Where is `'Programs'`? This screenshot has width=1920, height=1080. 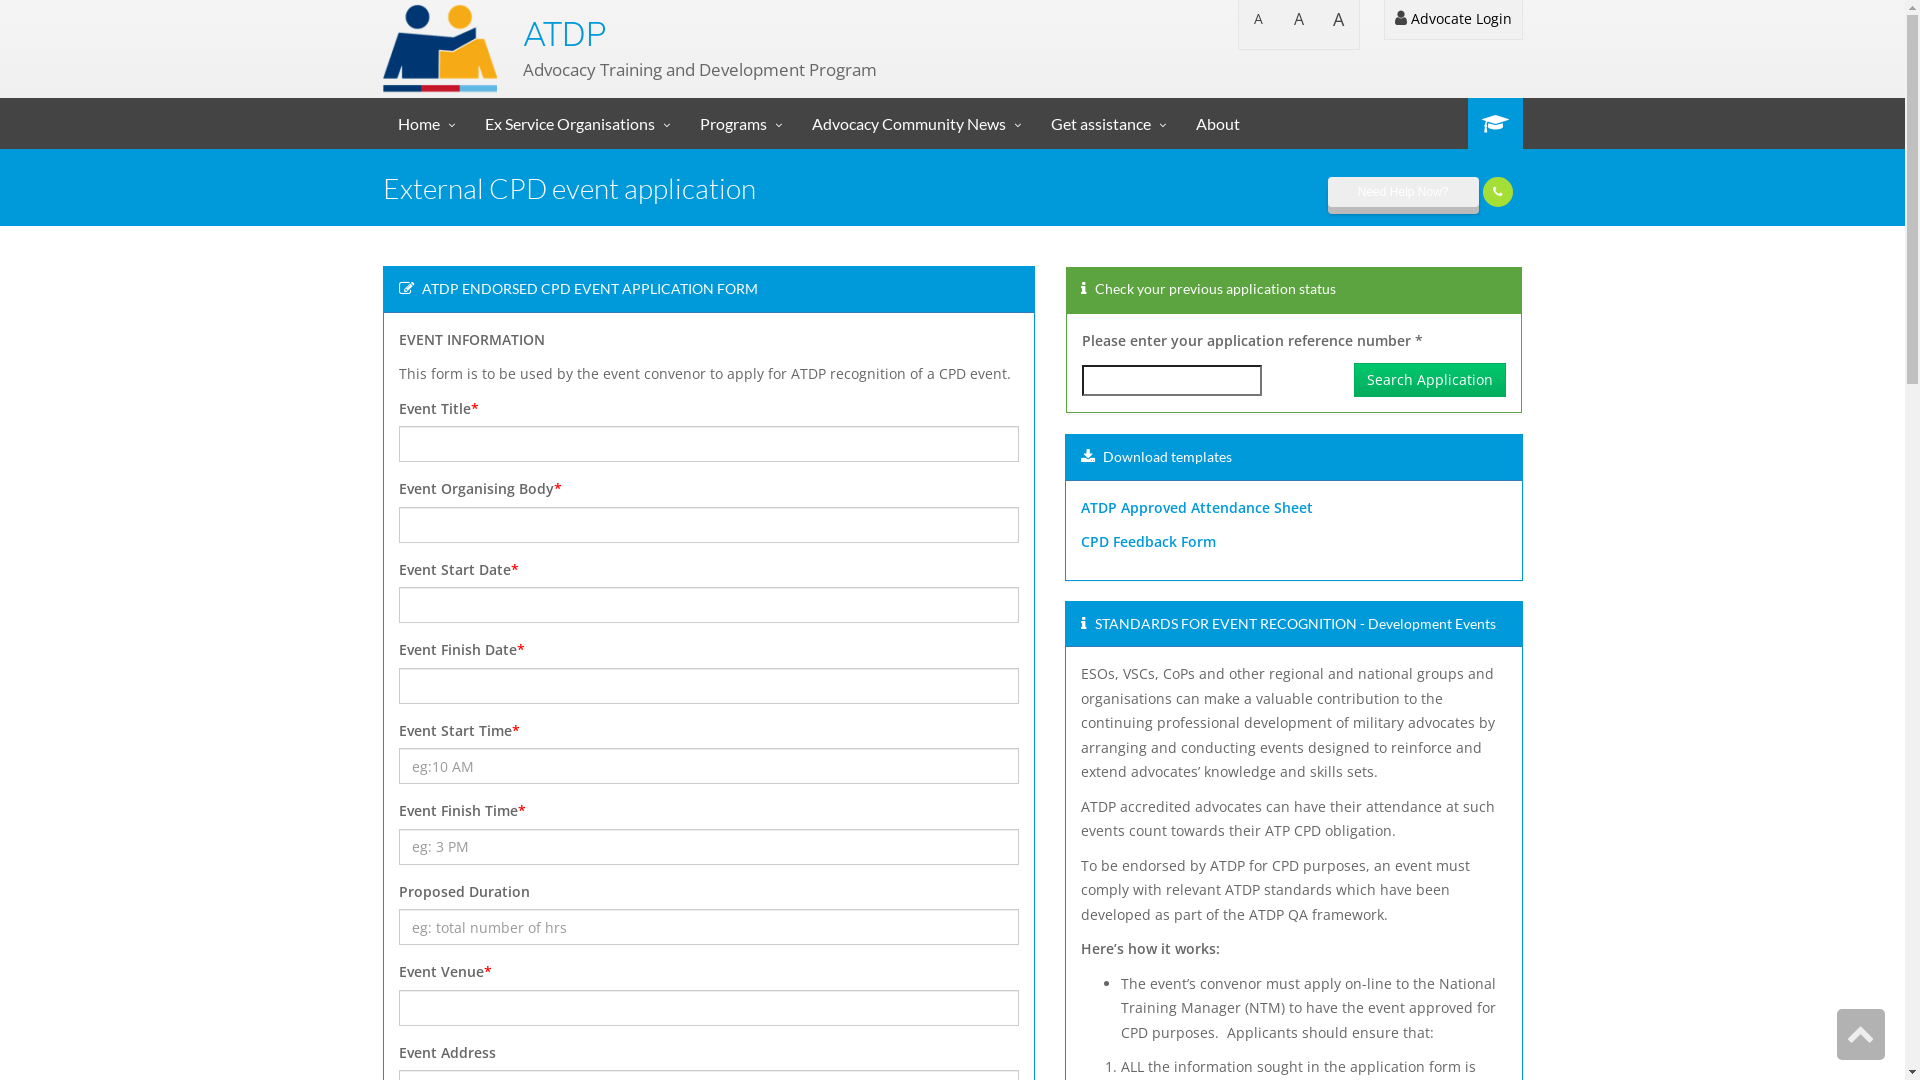 'Programs' is located at coordinates (738, 123).